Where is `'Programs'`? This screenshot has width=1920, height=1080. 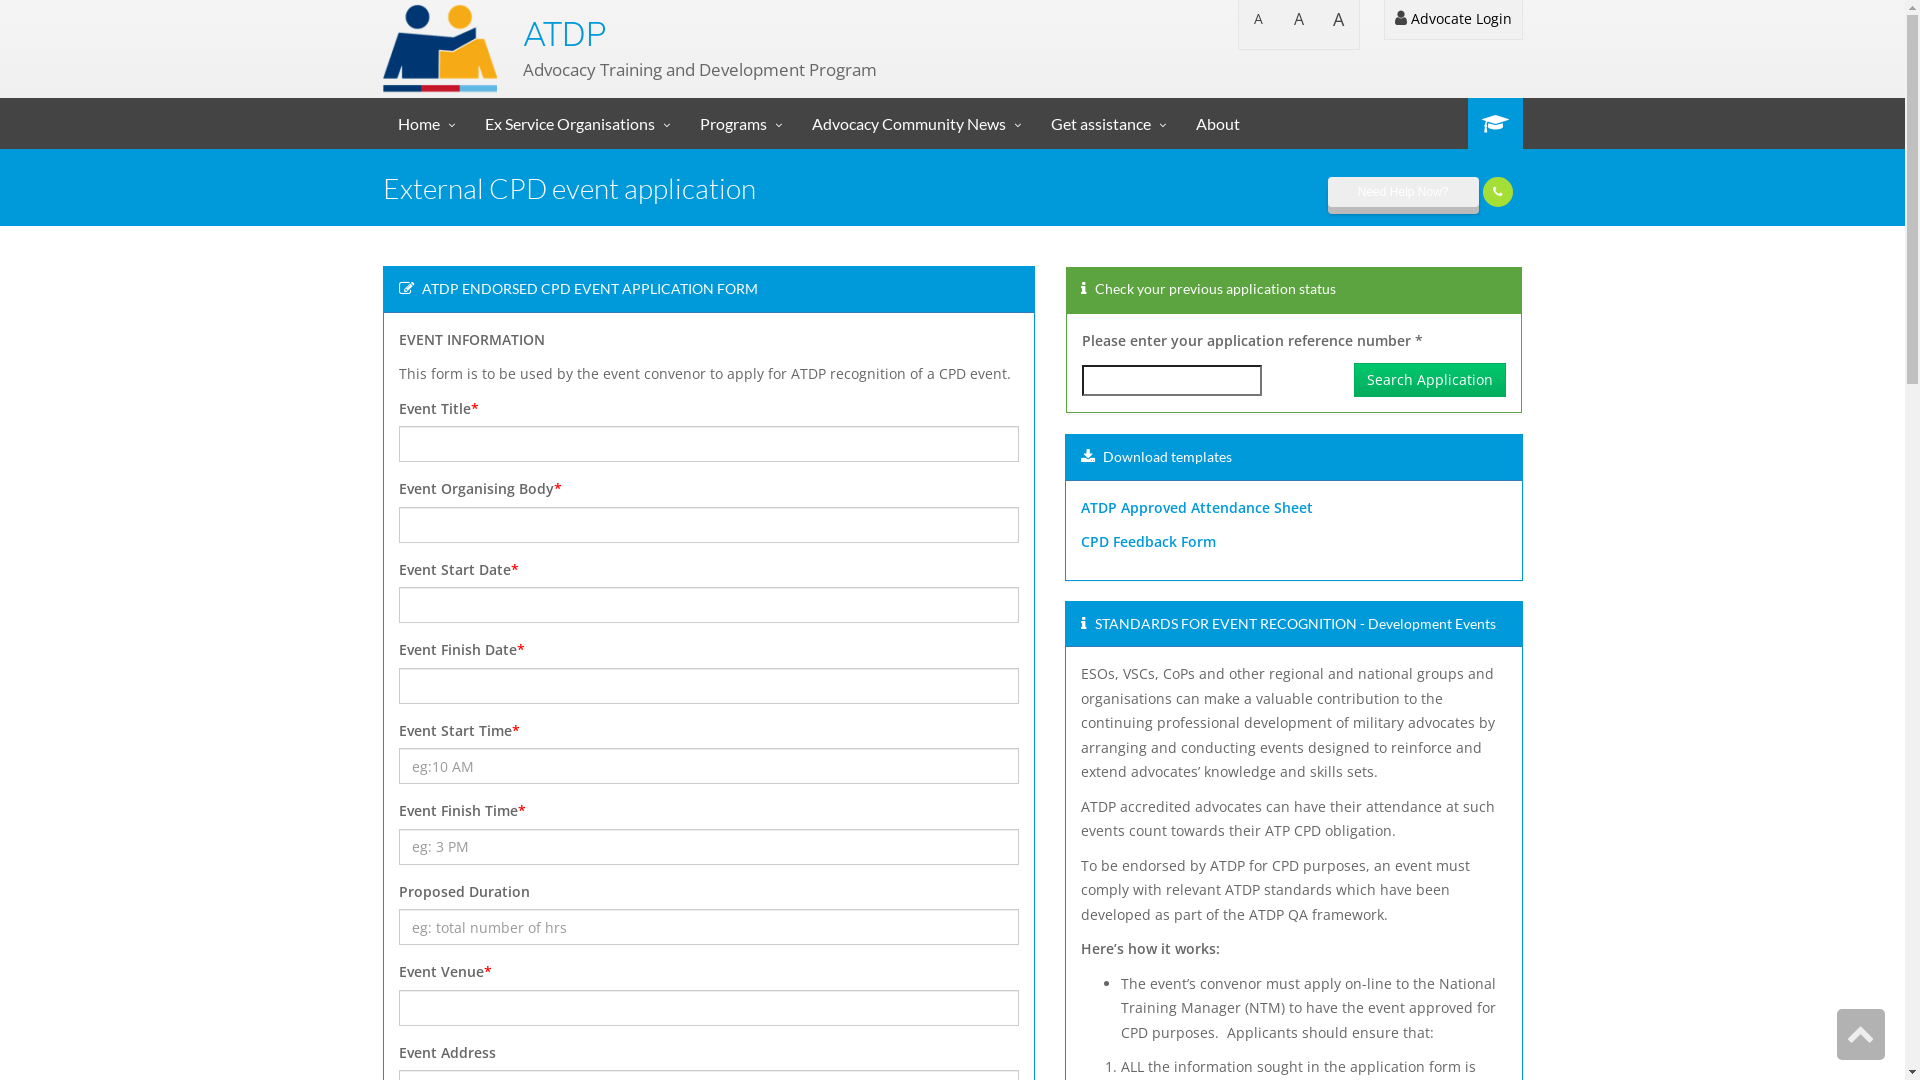 'Programs' is located at coordinates (738, 123).